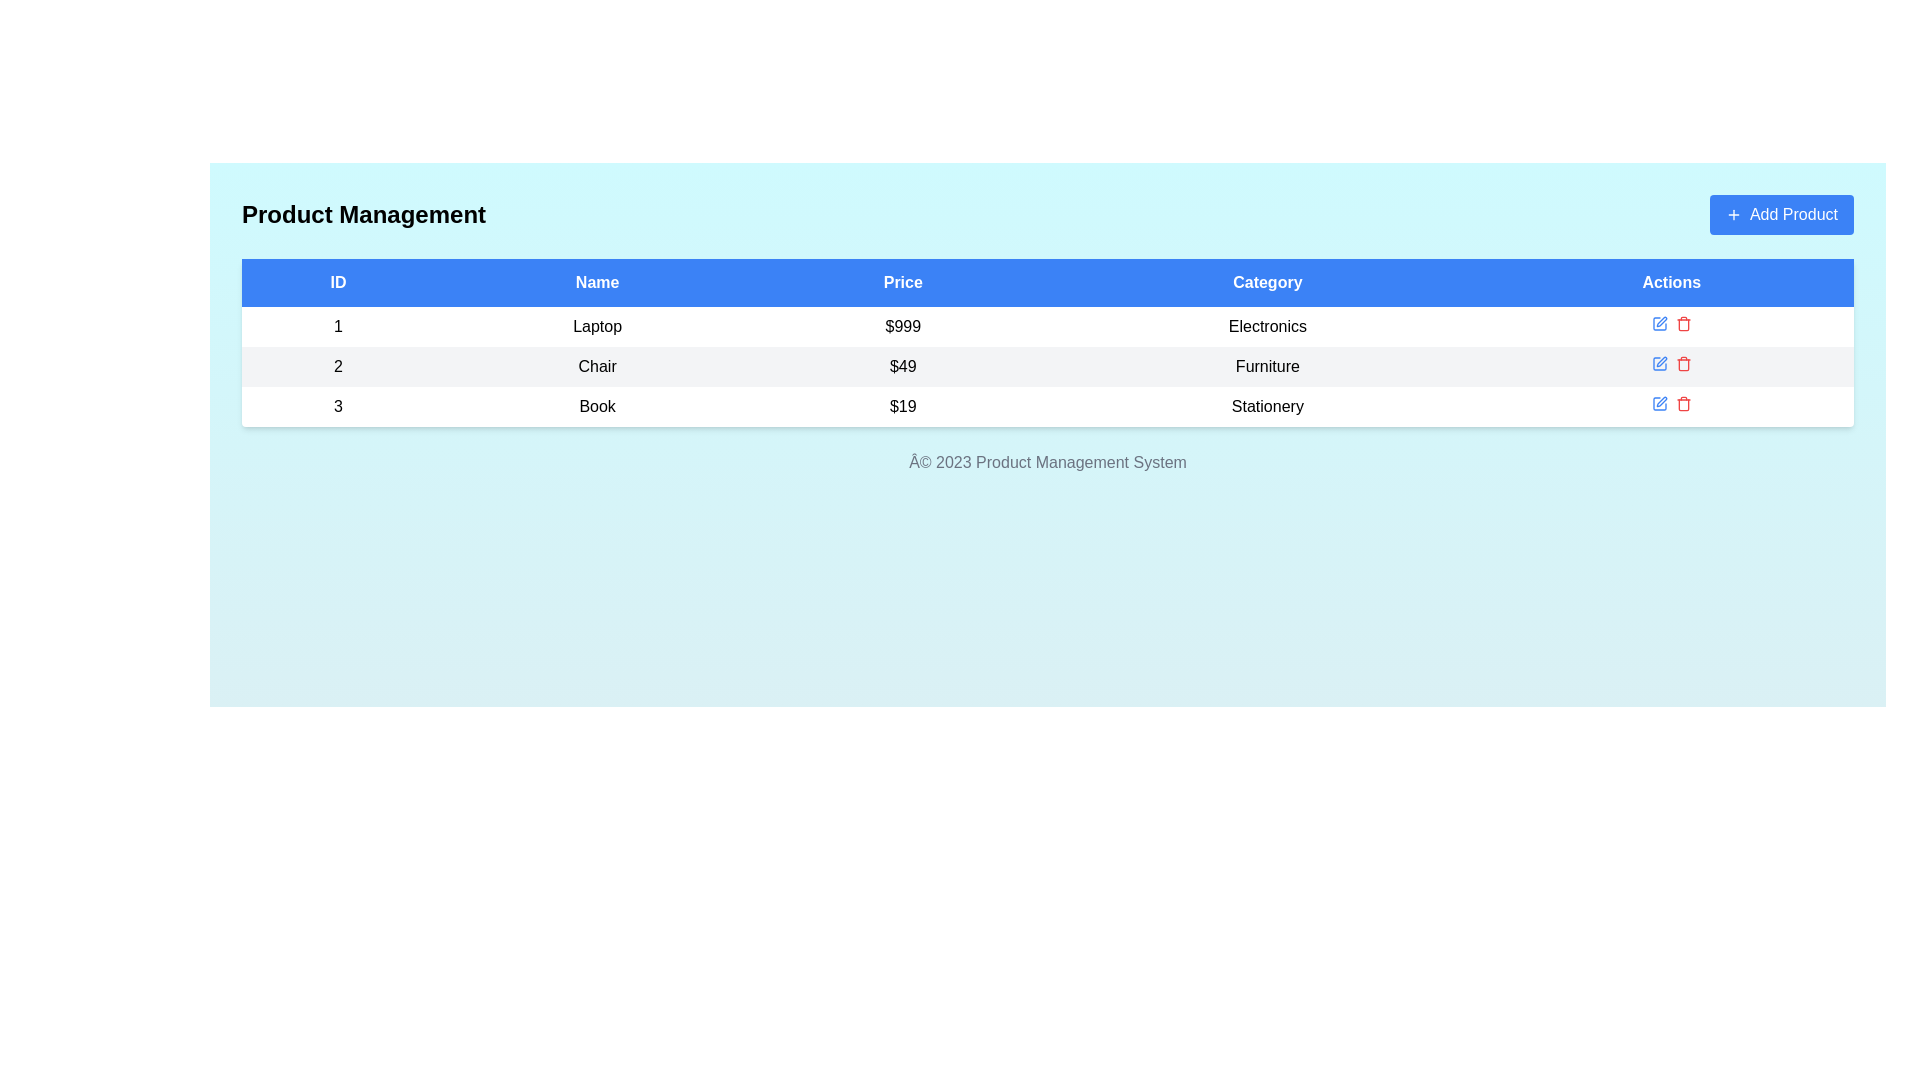 This screenshot has width=1920, height=1080. I want to click on the blue button labeled 'Add Product' with a '+' icon, so click(1781, 215).